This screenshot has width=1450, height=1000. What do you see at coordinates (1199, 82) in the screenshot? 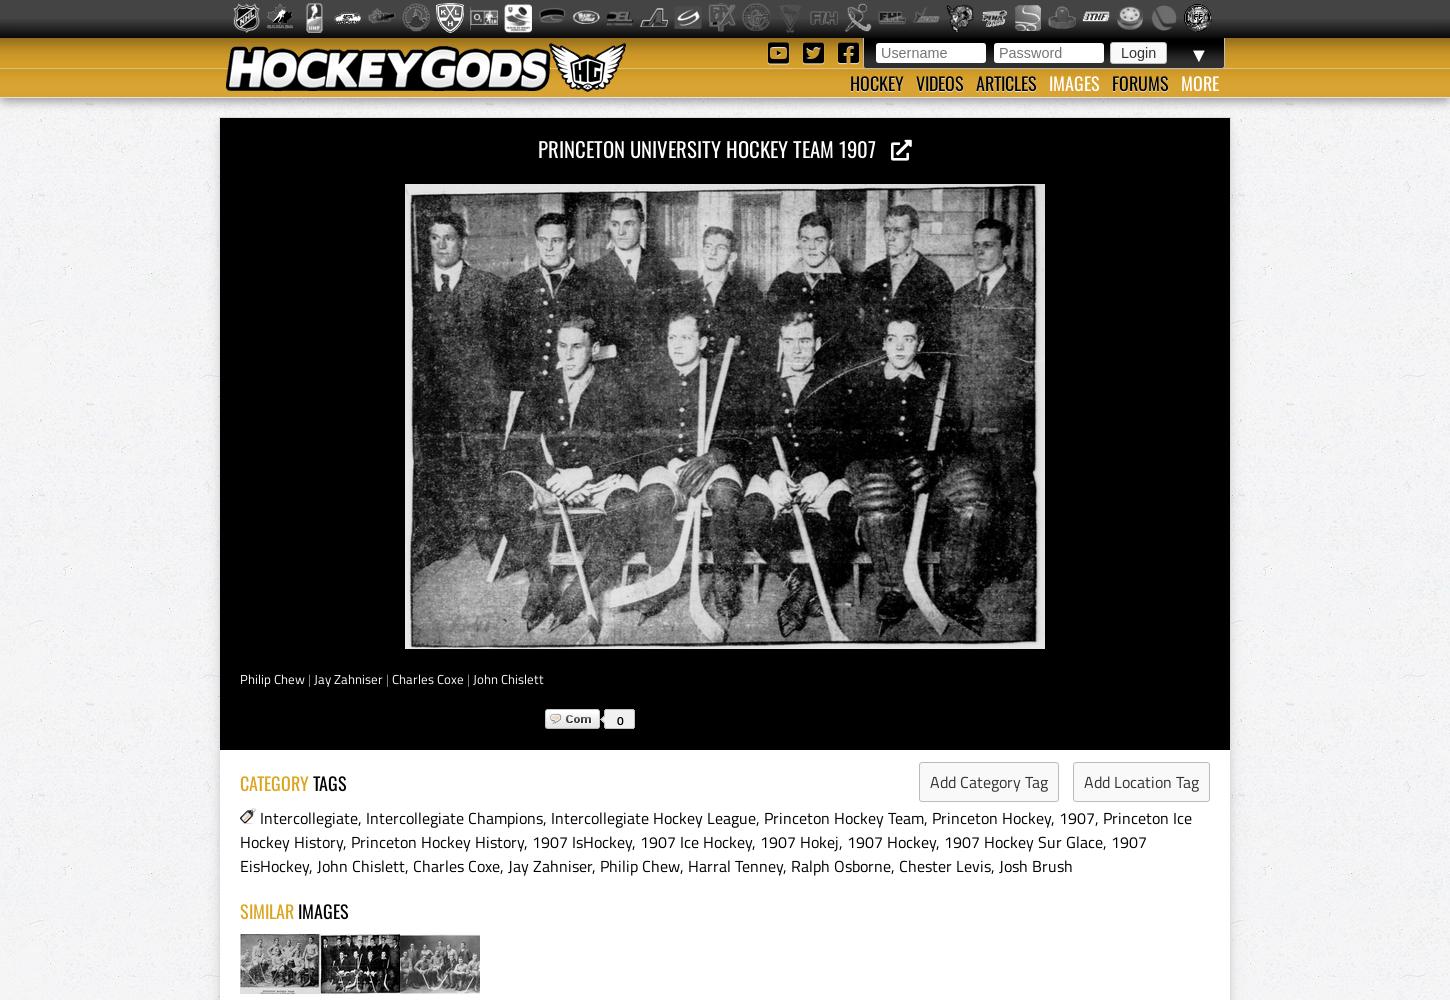
I see `'More'` at bounding box center [1199, 82].